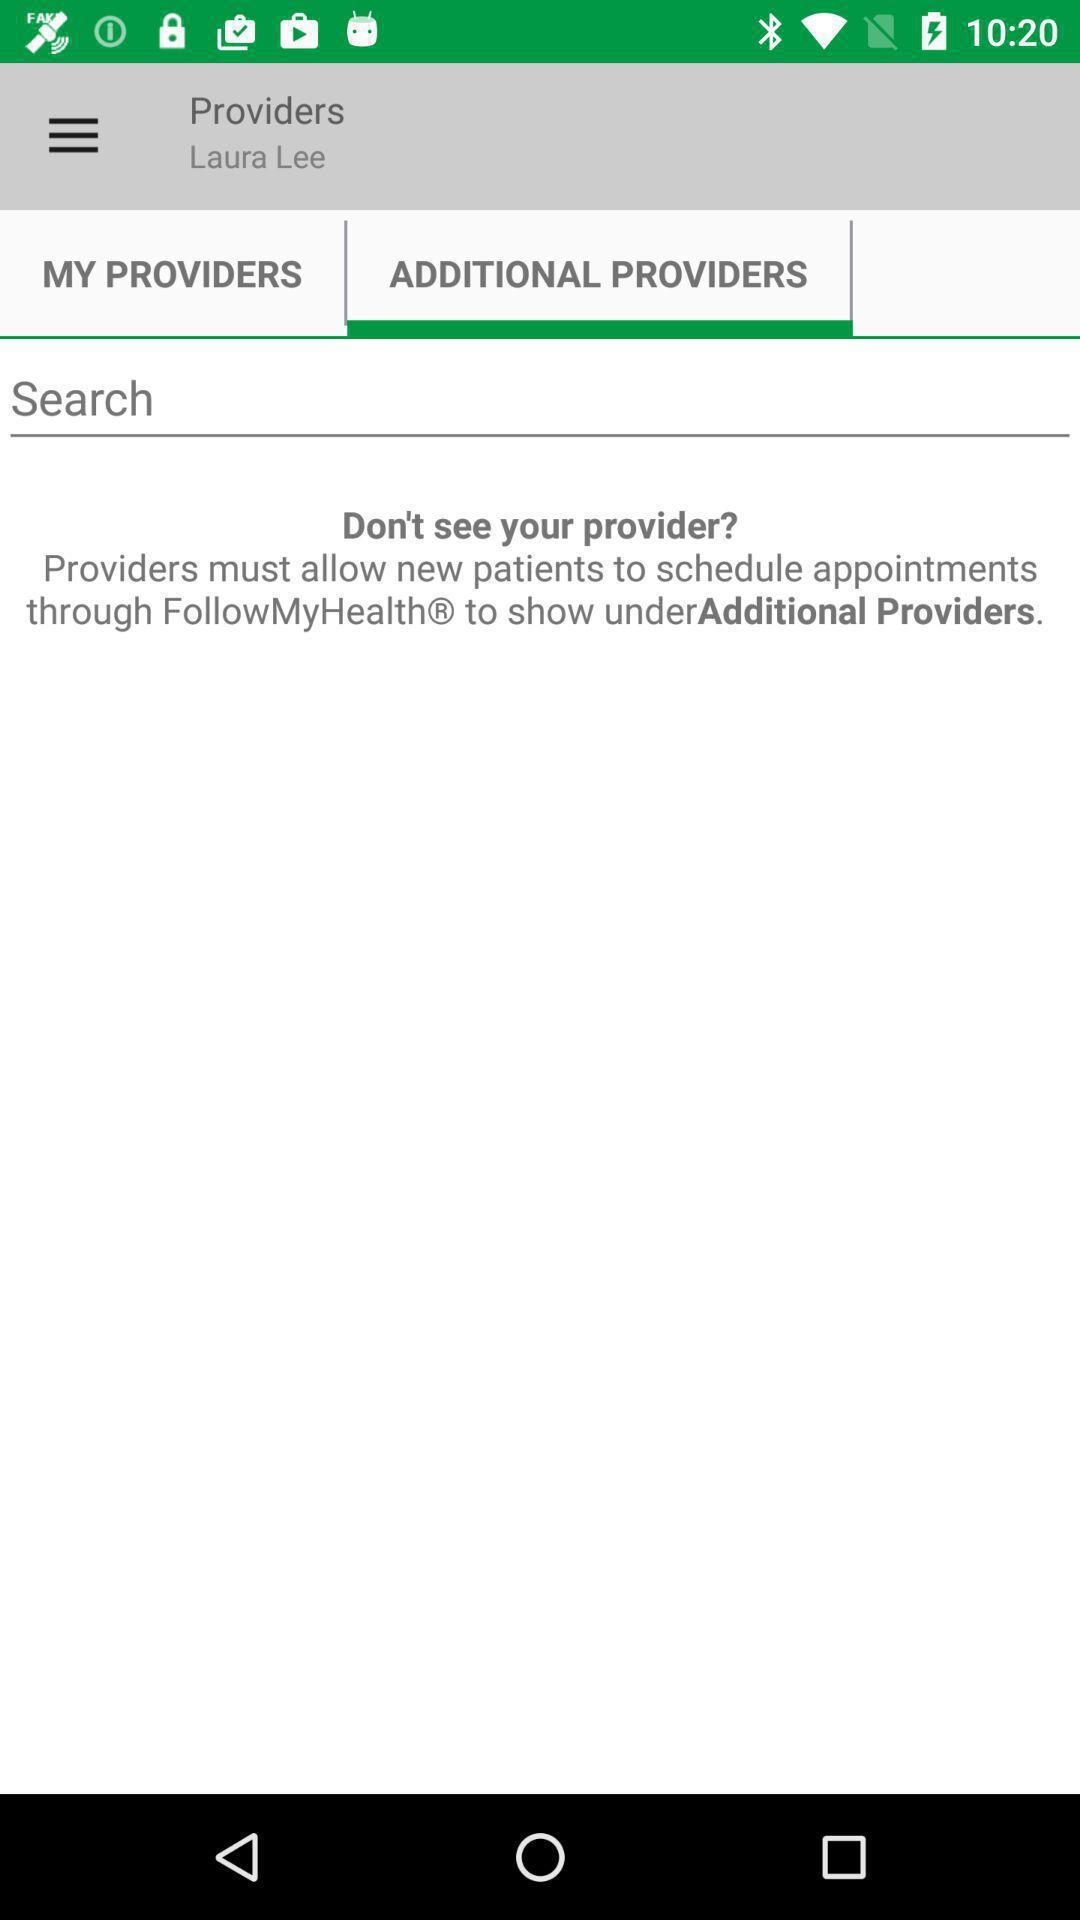 This screenshot has width=1080, height=1920. Describe the element at coordinates (72, 135) in the screenshot. I see `the icon next to the providers icon` at that location.